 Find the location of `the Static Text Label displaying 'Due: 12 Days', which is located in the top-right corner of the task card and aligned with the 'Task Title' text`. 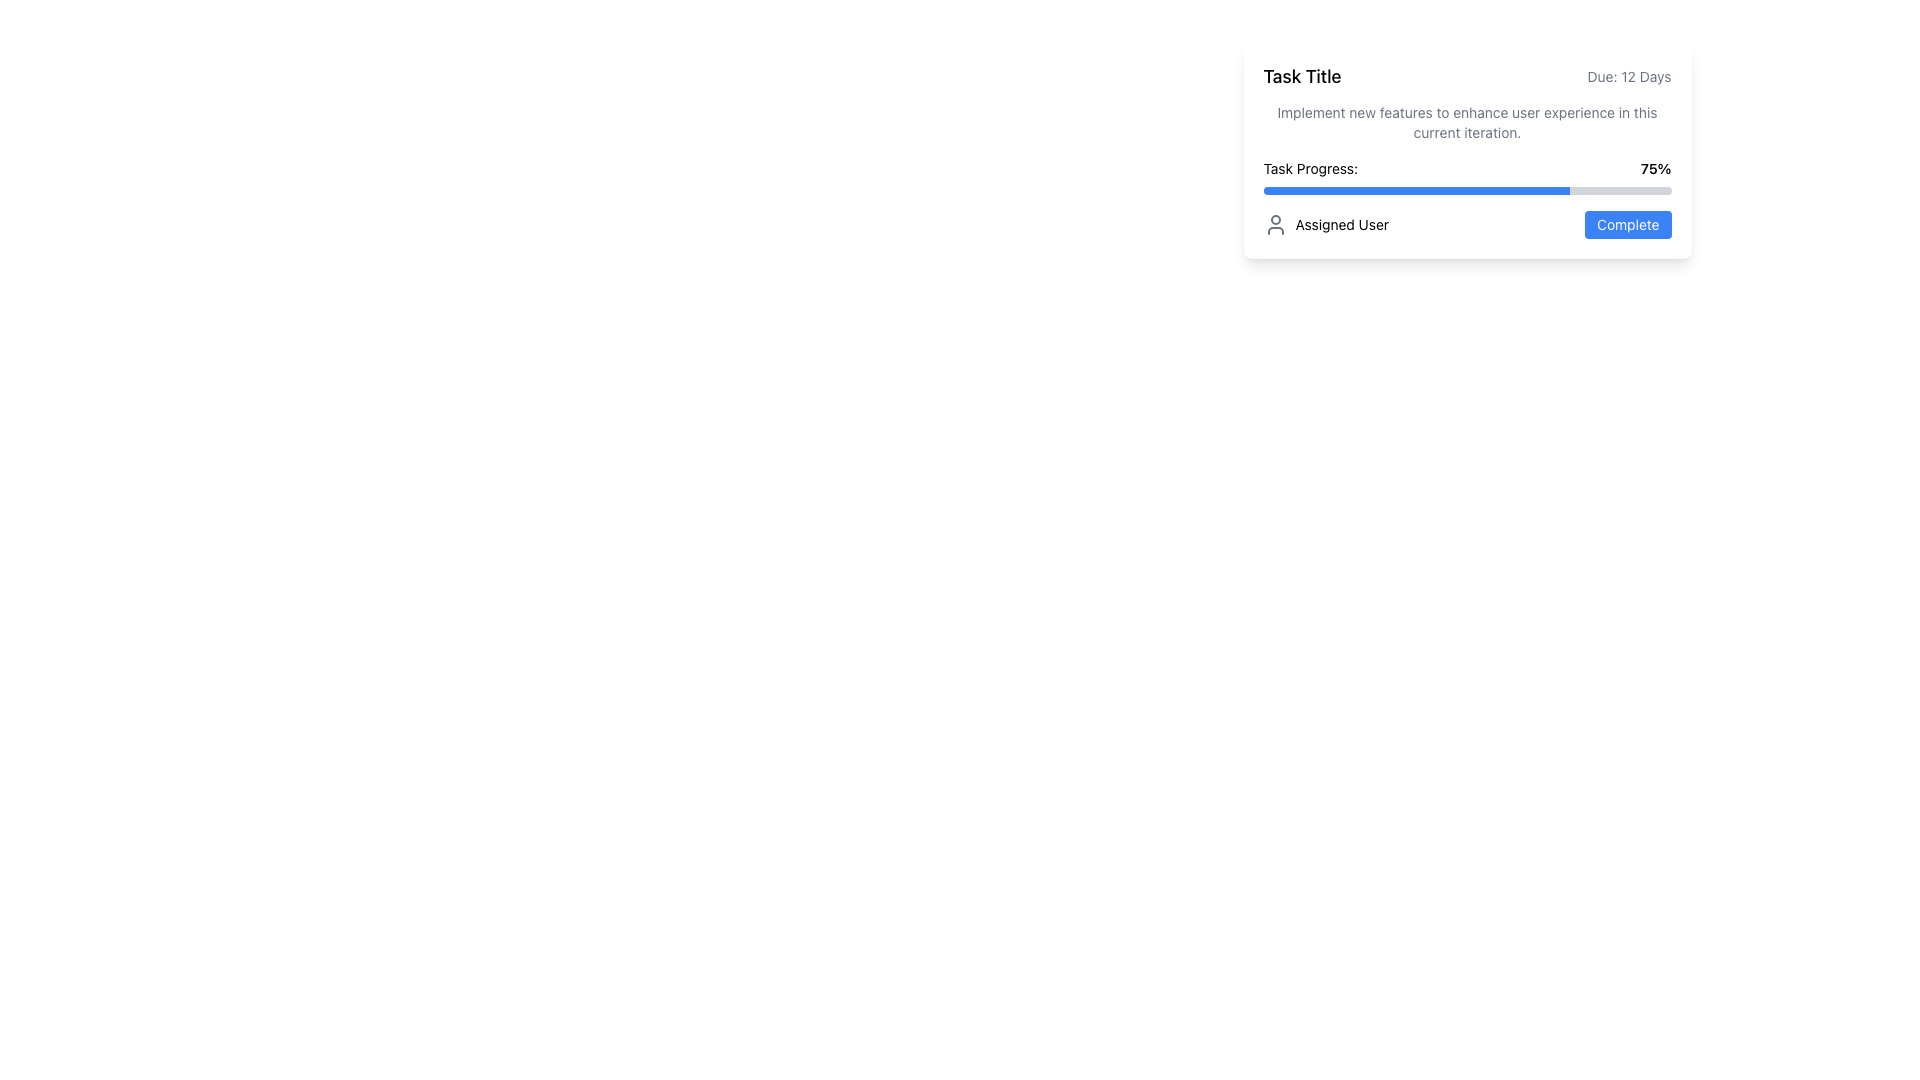

the Static Text Label displaying 'Due: 12 Days', which is located in the top-right corner of the task card and aligned with the 'Task Title' text is located at coordinates (1629, 76).